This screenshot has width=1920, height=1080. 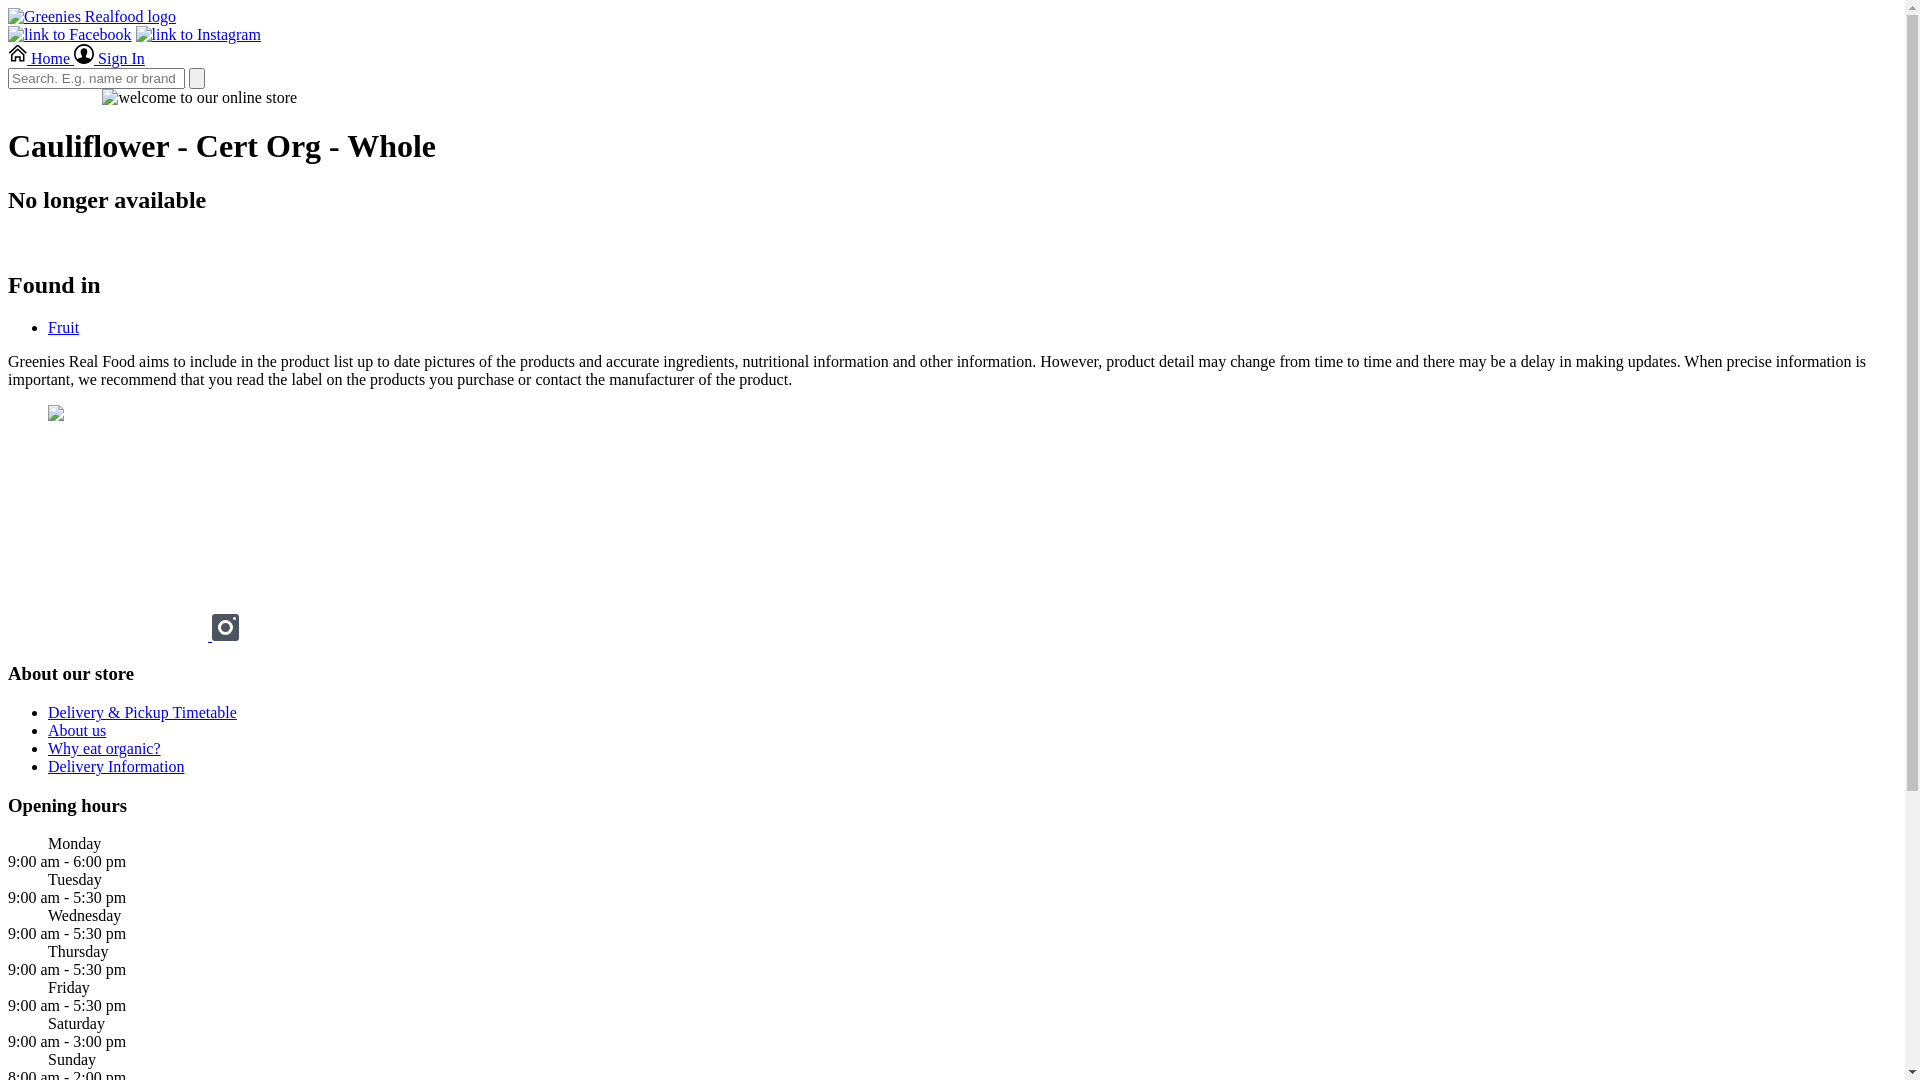 What do you see at coordinates (114, 765) in the screenshot?
I see `'Delivery Information'` at bounding box center [114, 765].